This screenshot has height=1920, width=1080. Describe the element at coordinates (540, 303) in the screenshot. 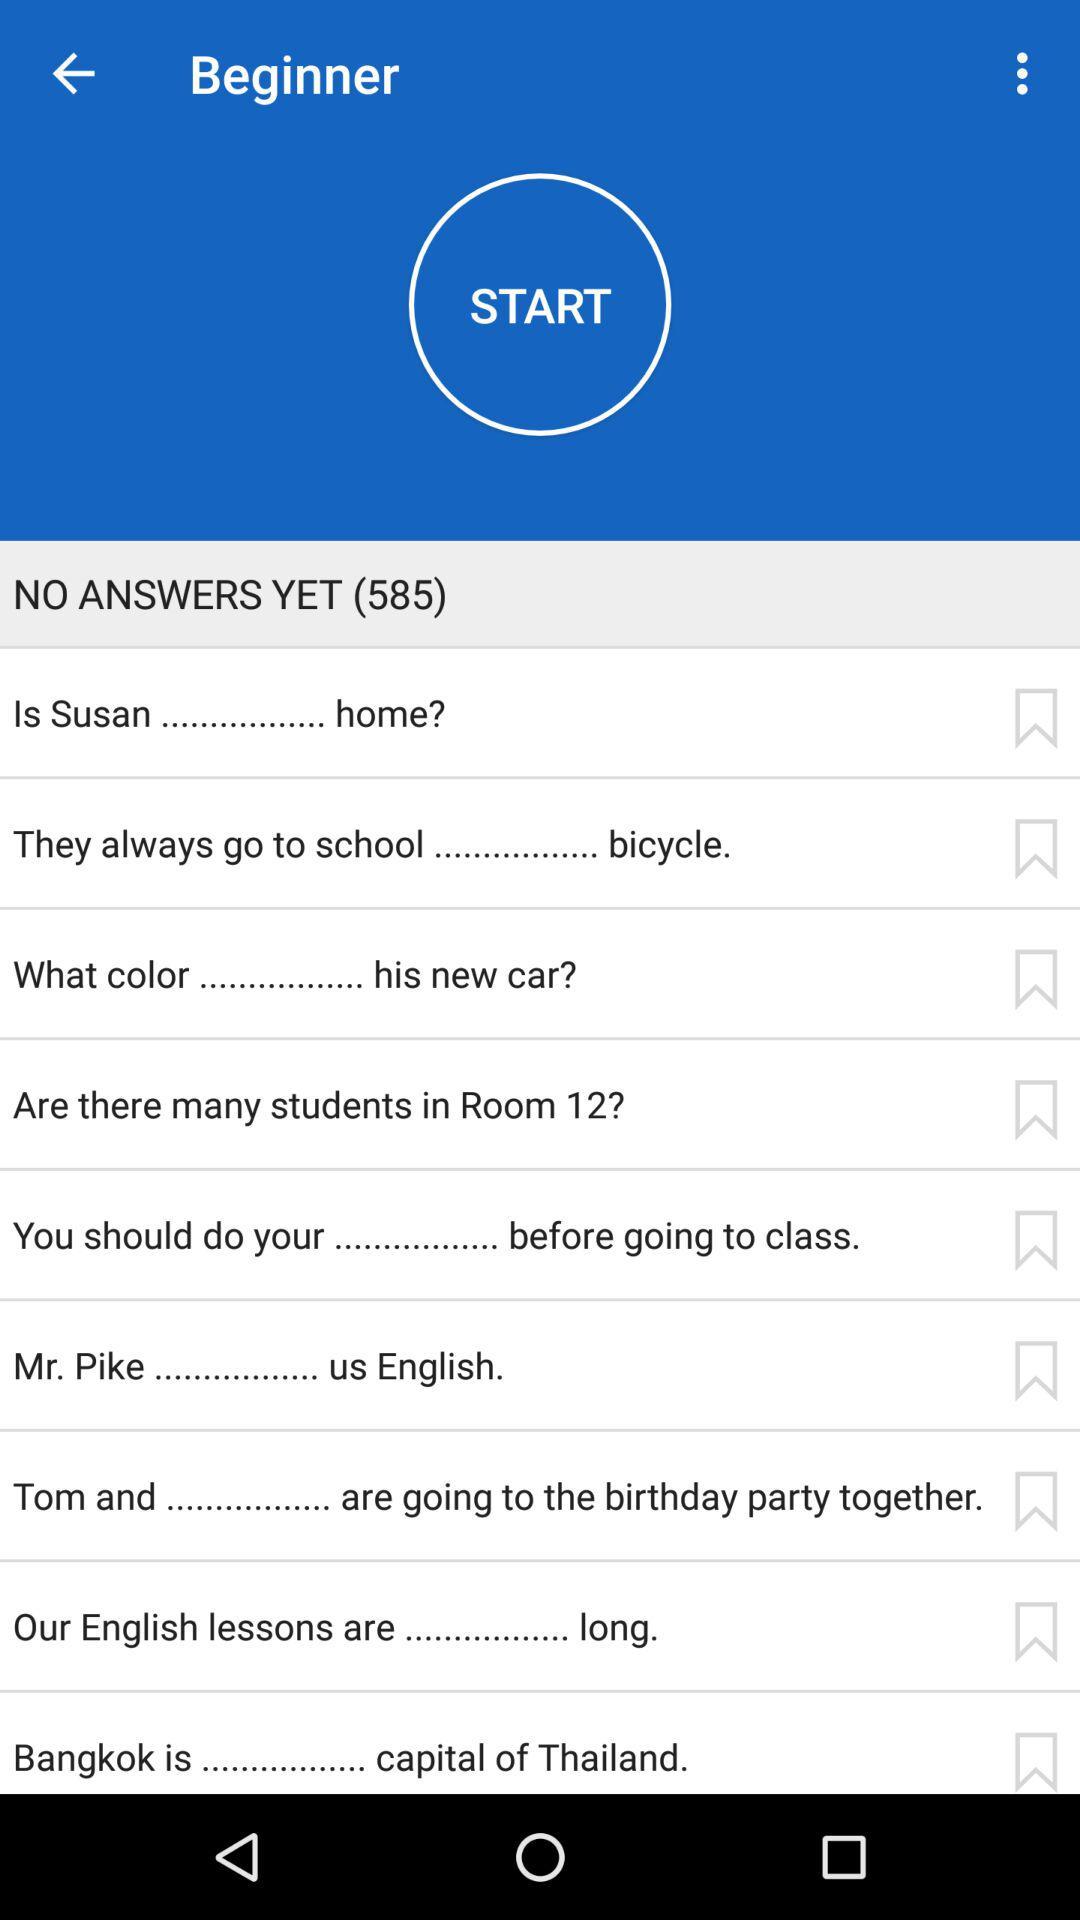

I see `the icon below beginner item` at that location.